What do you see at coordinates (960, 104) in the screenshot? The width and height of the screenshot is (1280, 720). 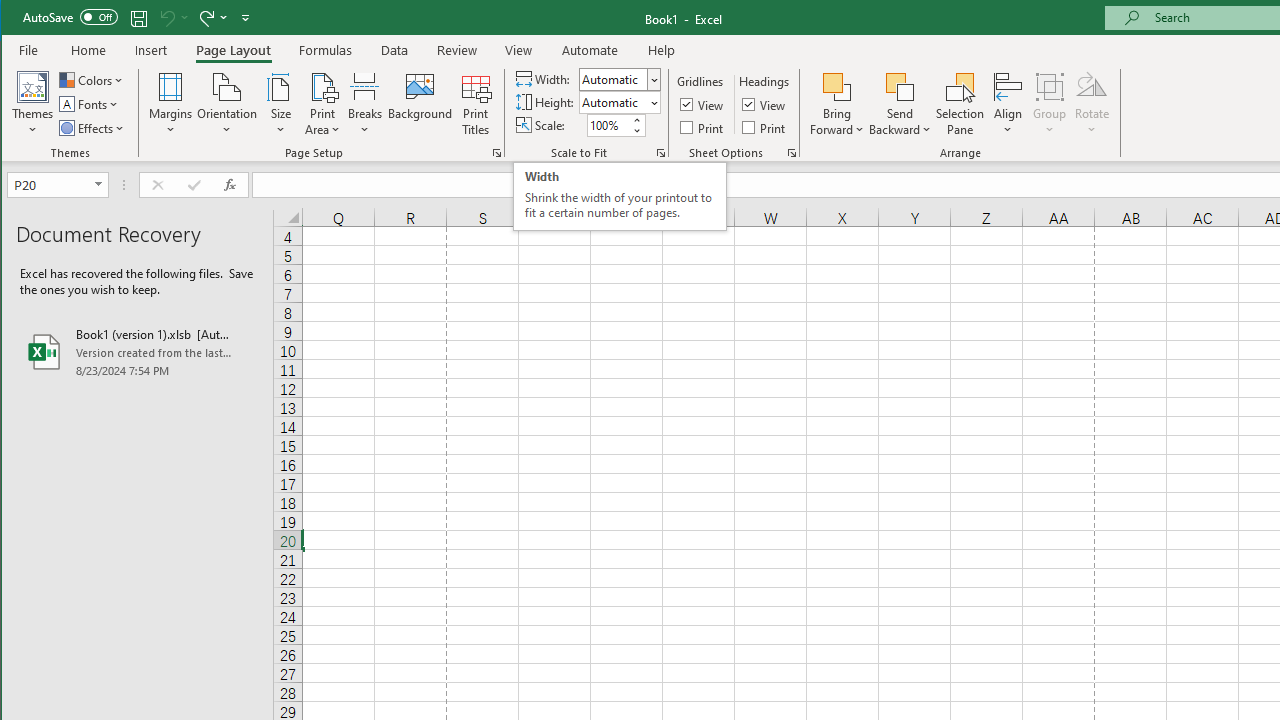 I see `'Selection Pane...'` at bounding box center [960, 104].